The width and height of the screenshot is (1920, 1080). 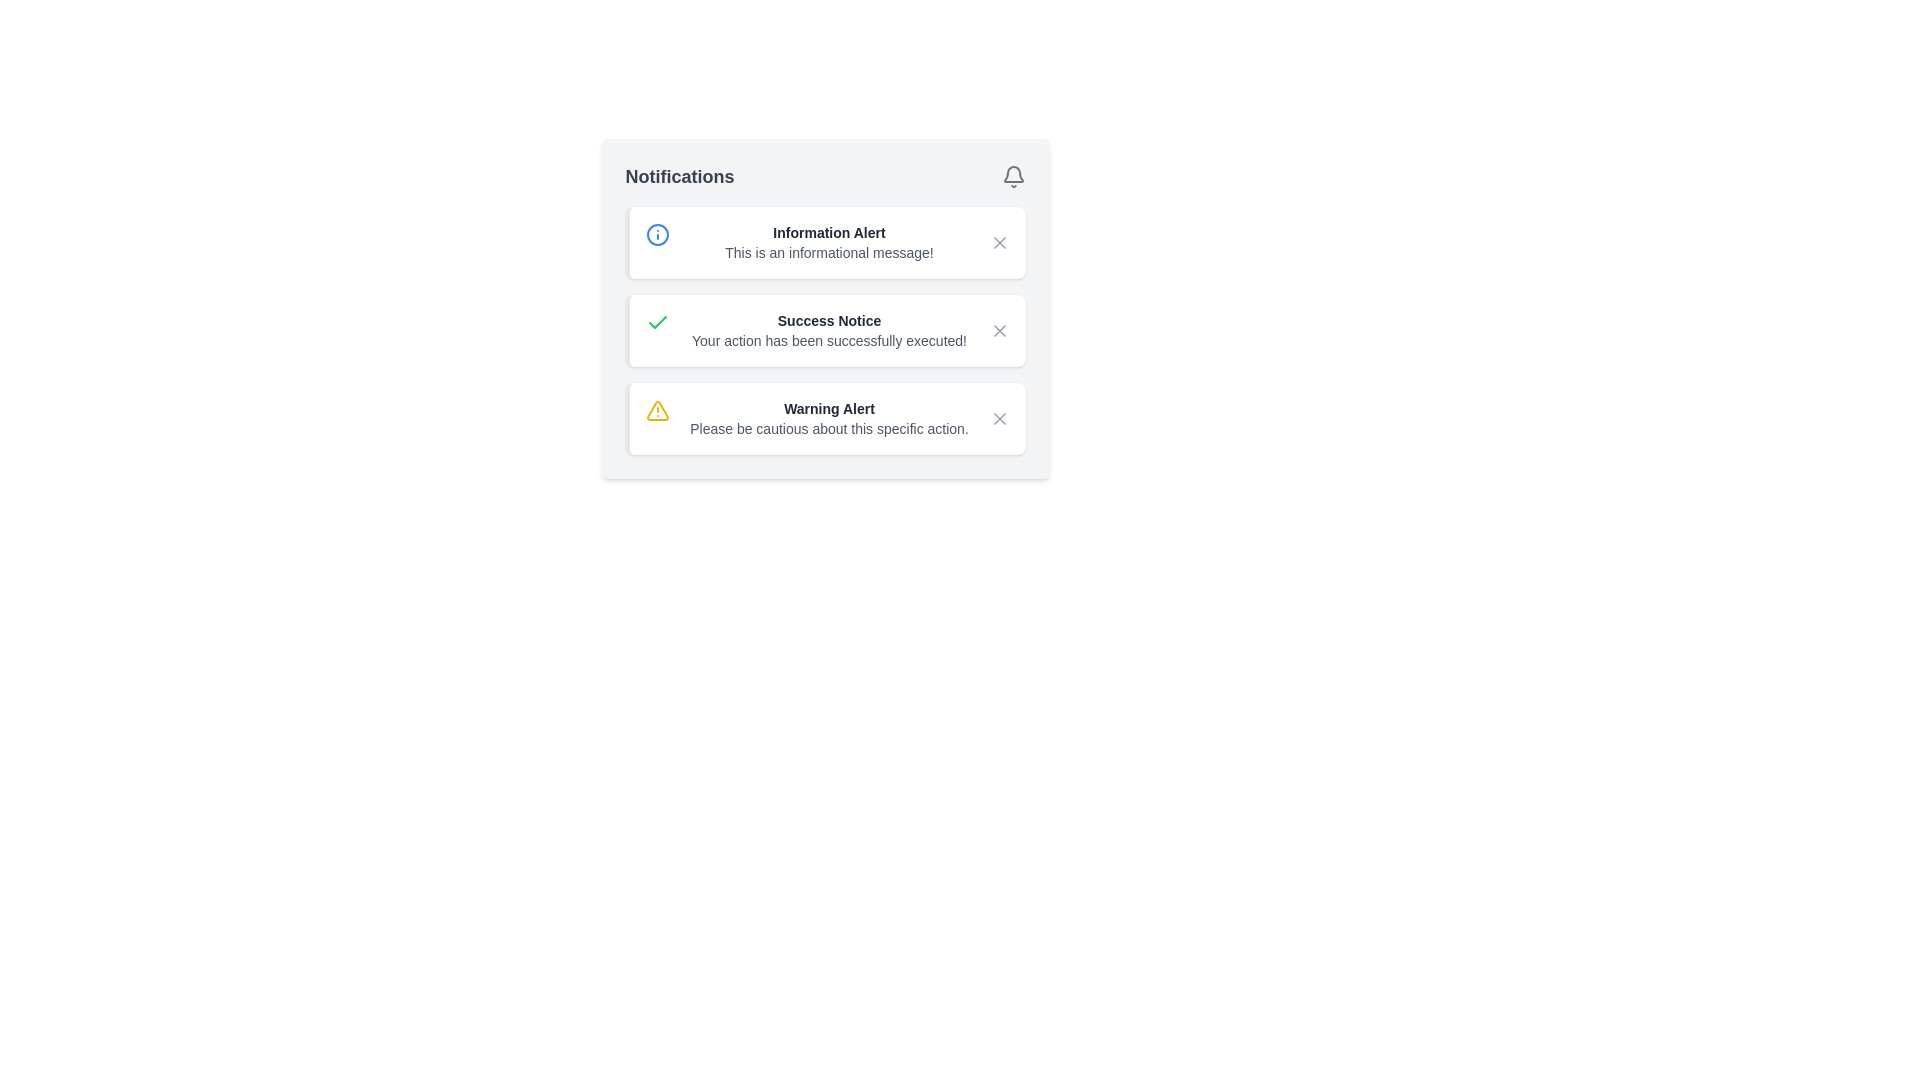 I want to click on the Text label that displays 'This is an informational message!' located below the title 'Information Alert' in the first notification card, so click(x=829, y=252).